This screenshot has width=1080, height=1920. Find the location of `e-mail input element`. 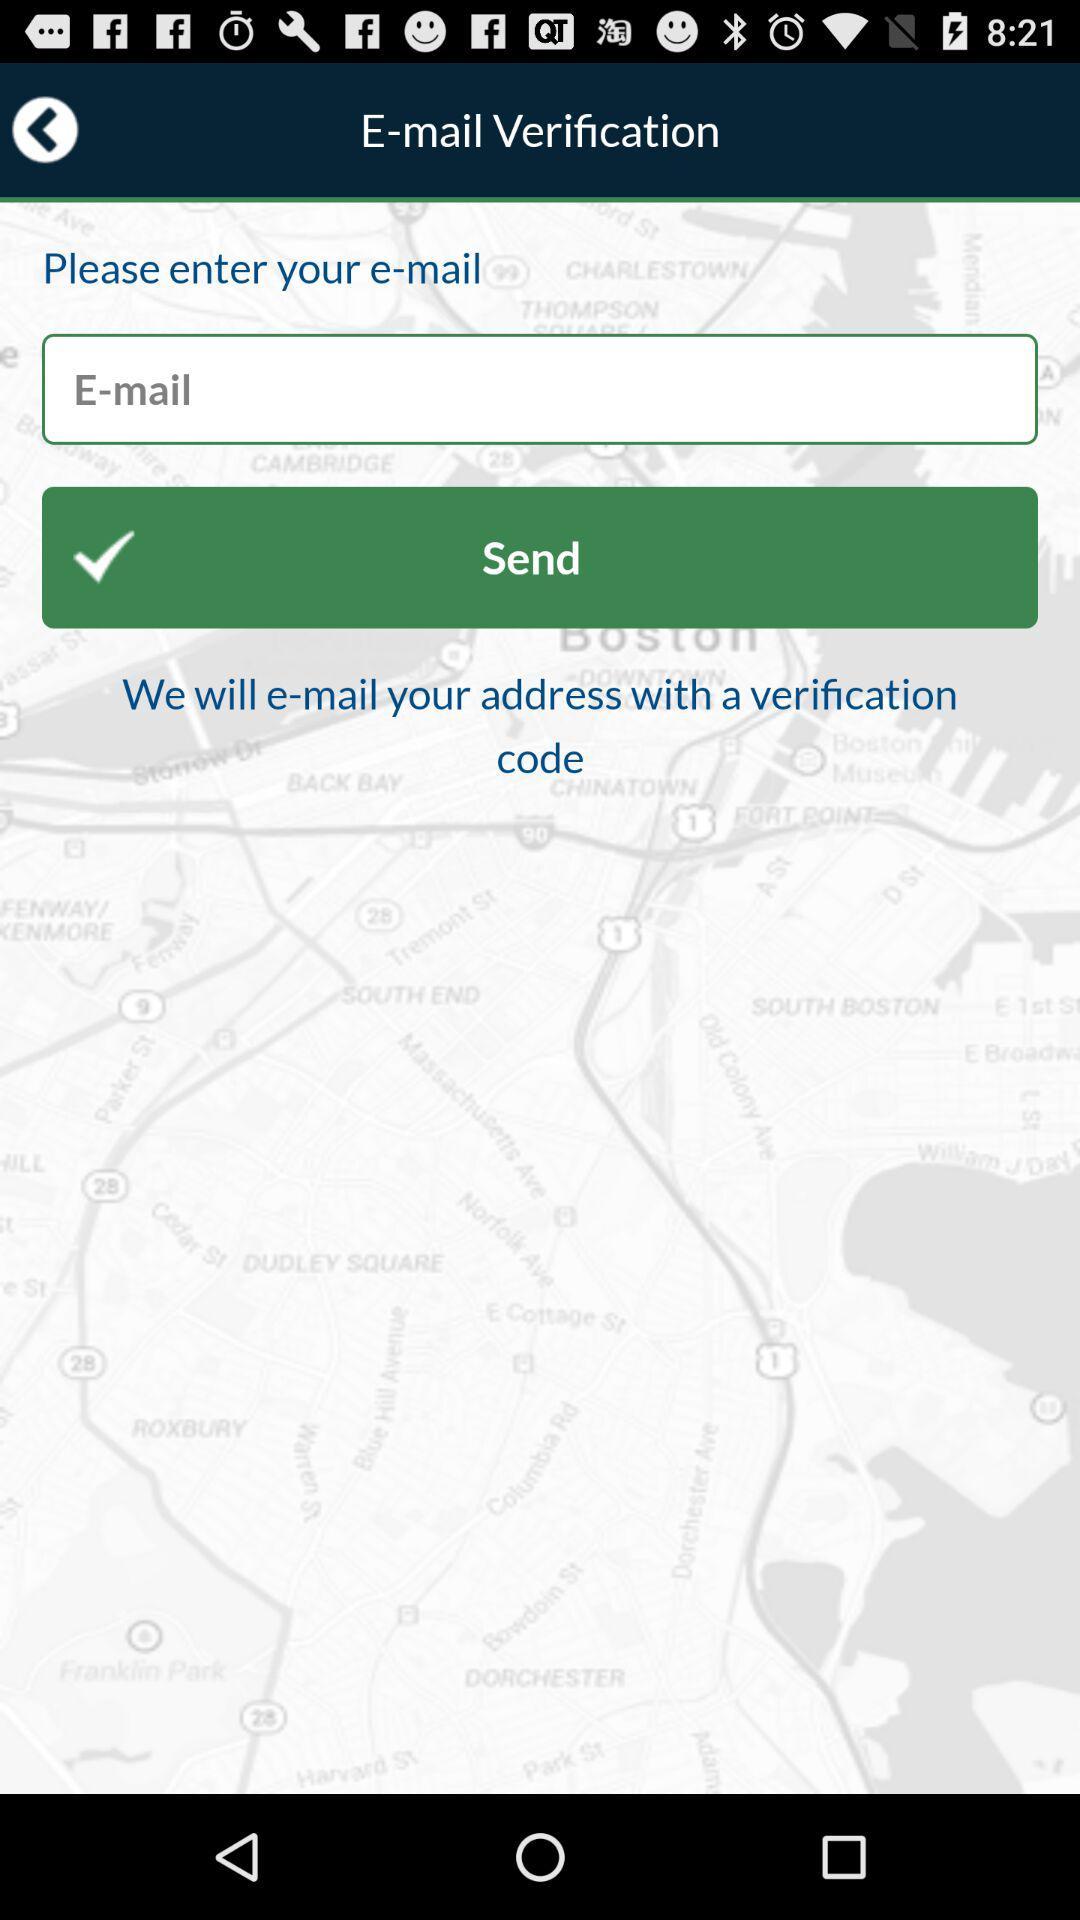

e-mail input element is located at coordinates (540, 389).